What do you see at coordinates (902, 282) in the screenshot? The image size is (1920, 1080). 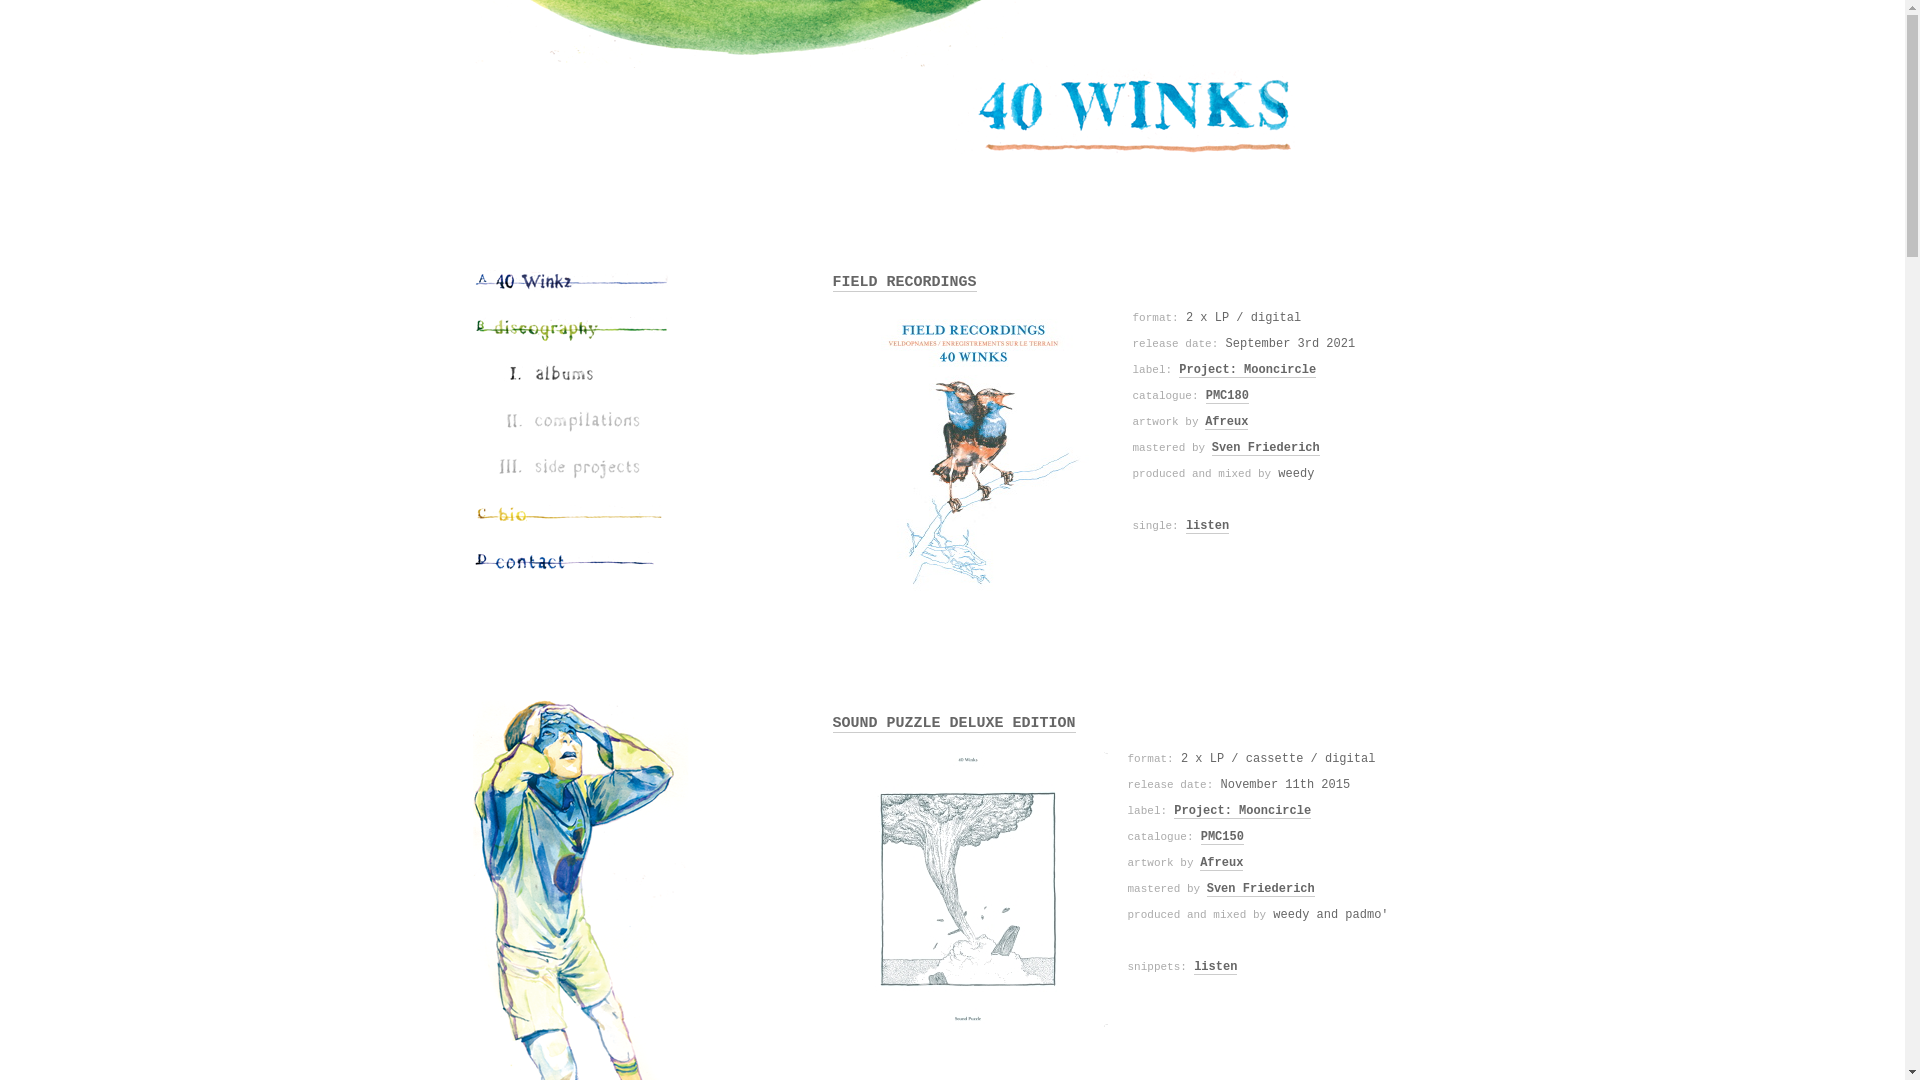 I see `'FIELD RECORDINGS'` at bounding box center [902, 282].